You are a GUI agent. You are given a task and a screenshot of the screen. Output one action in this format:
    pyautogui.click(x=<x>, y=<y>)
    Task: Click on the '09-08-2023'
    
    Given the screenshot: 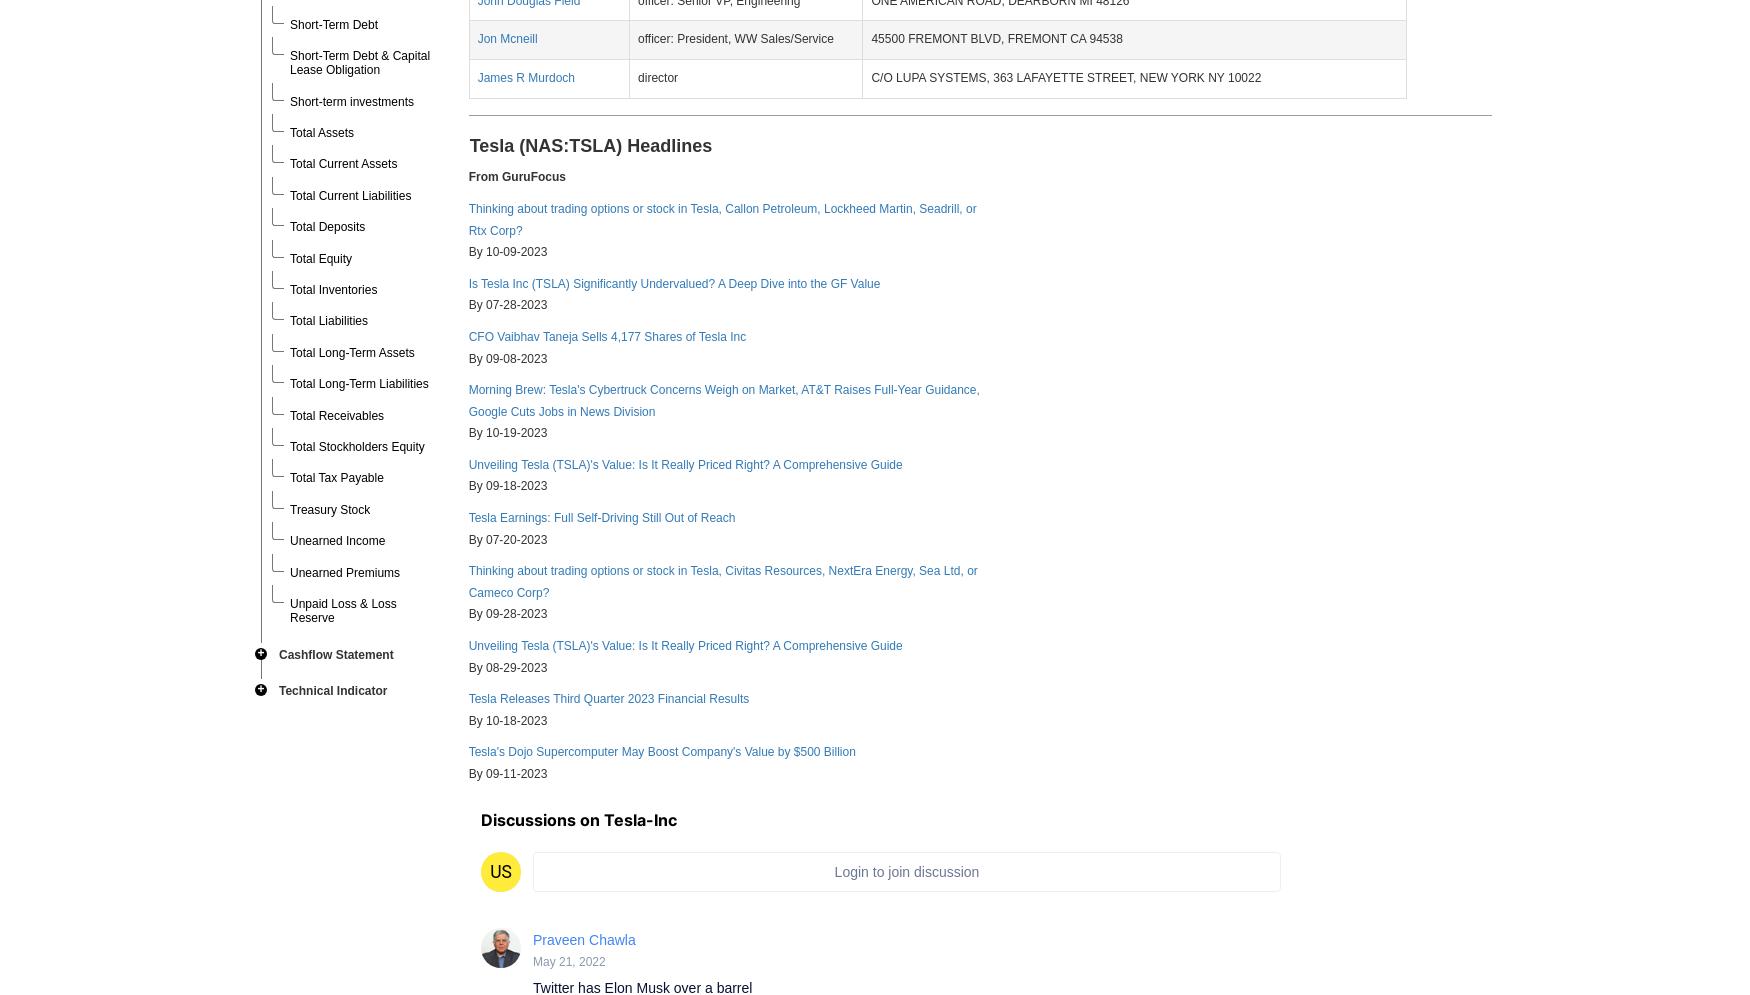 What is the action you would take?
    pyautogui.click(x=515, y=357)
    